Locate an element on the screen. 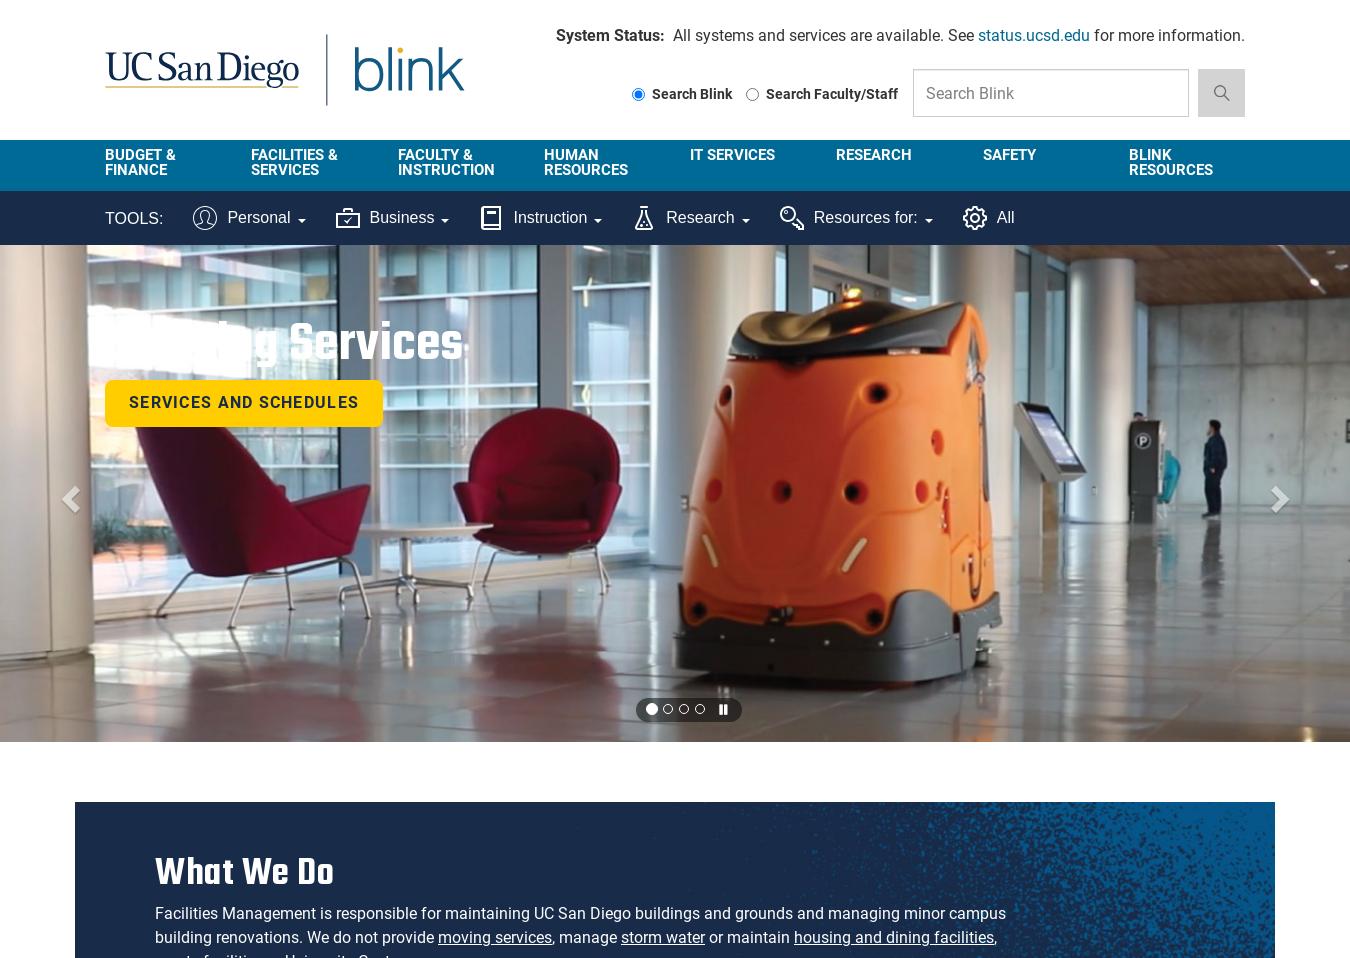  'Resources for:' is located at coordinates (812, 216).